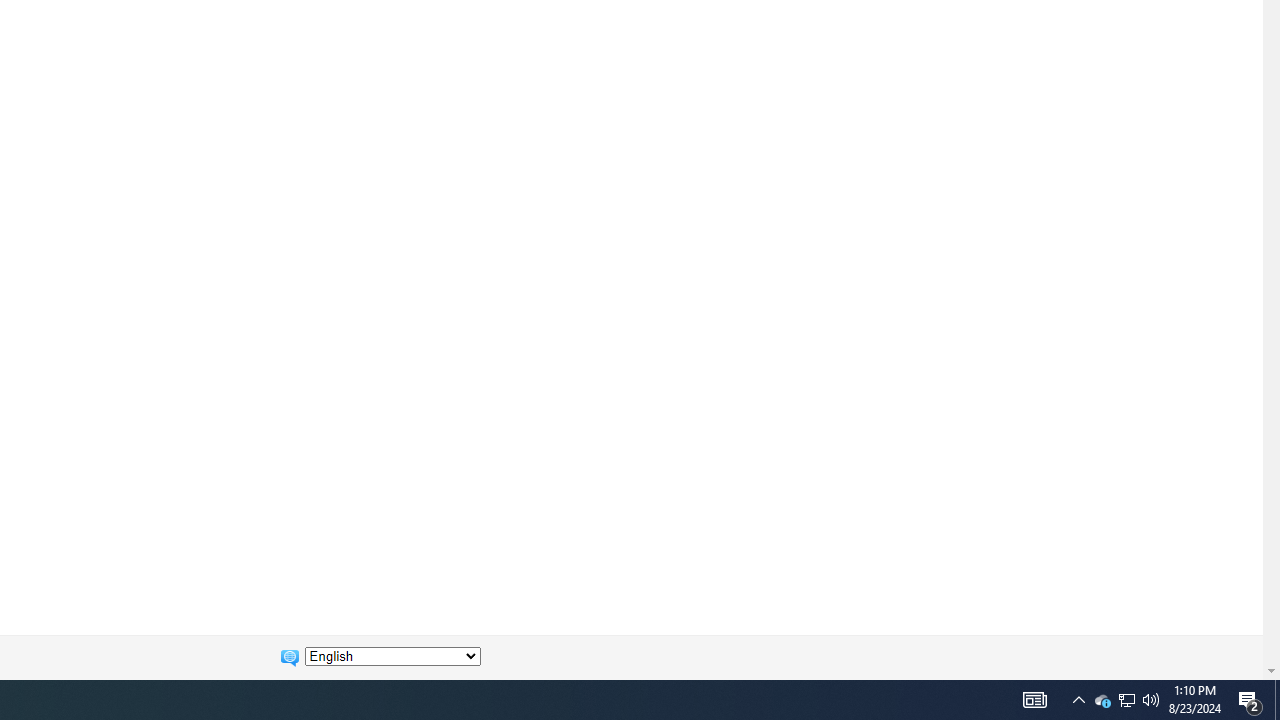  What do you see at coordinates (392, 656) in the screenshot?
I see `'Change language:'` at bounding box center [392, 656].